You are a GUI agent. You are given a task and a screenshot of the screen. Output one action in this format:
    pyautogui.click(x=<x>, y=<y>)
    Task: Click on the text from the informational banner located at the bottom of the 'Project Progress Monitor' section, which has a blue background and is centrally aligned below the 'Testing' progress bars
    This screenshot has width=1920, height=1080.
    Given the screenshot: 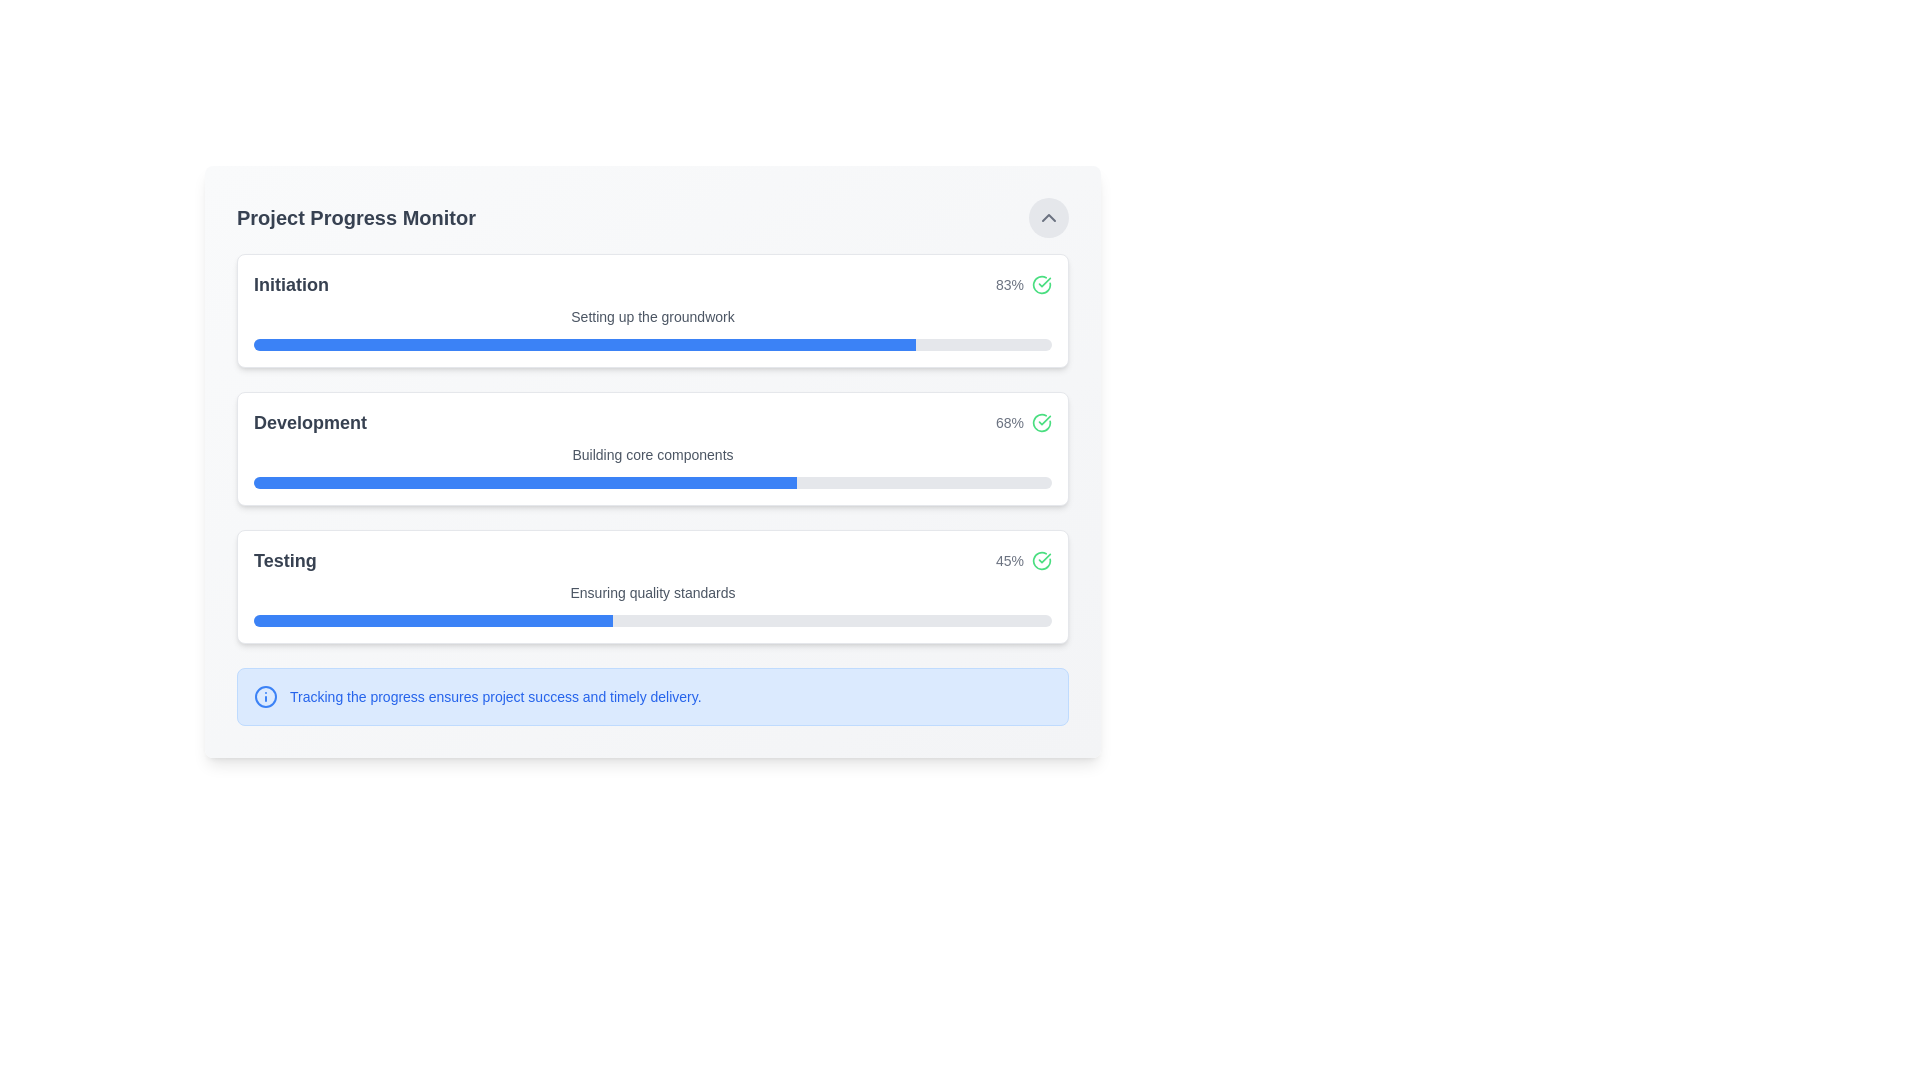 What is the action you would take?
    pyautogui.click(x=652, y=696)
    